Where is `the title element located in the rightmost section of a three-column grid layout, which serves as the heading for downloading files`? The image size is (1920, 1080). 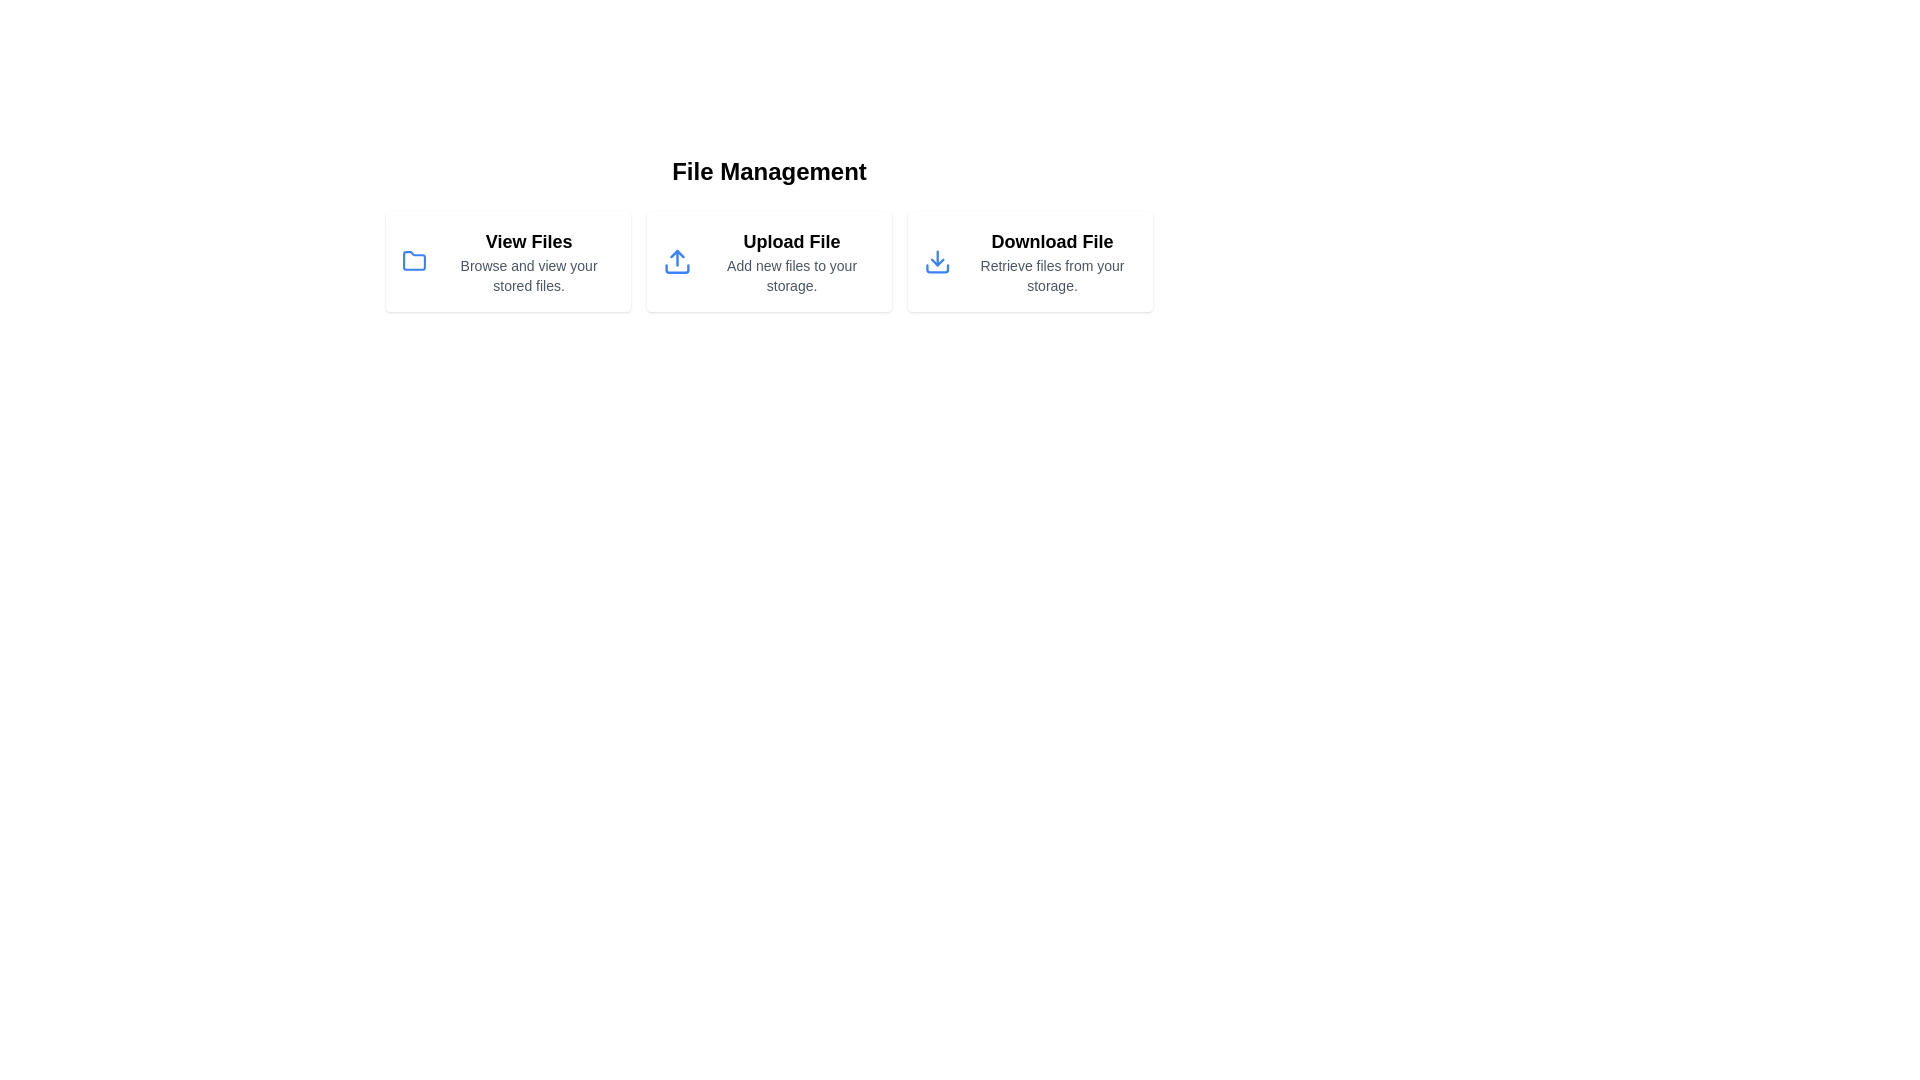 the title element located in the rightmost section of a three-column grid layout, which serves as the heading for downloading files is located at coordinates (1051, 241).